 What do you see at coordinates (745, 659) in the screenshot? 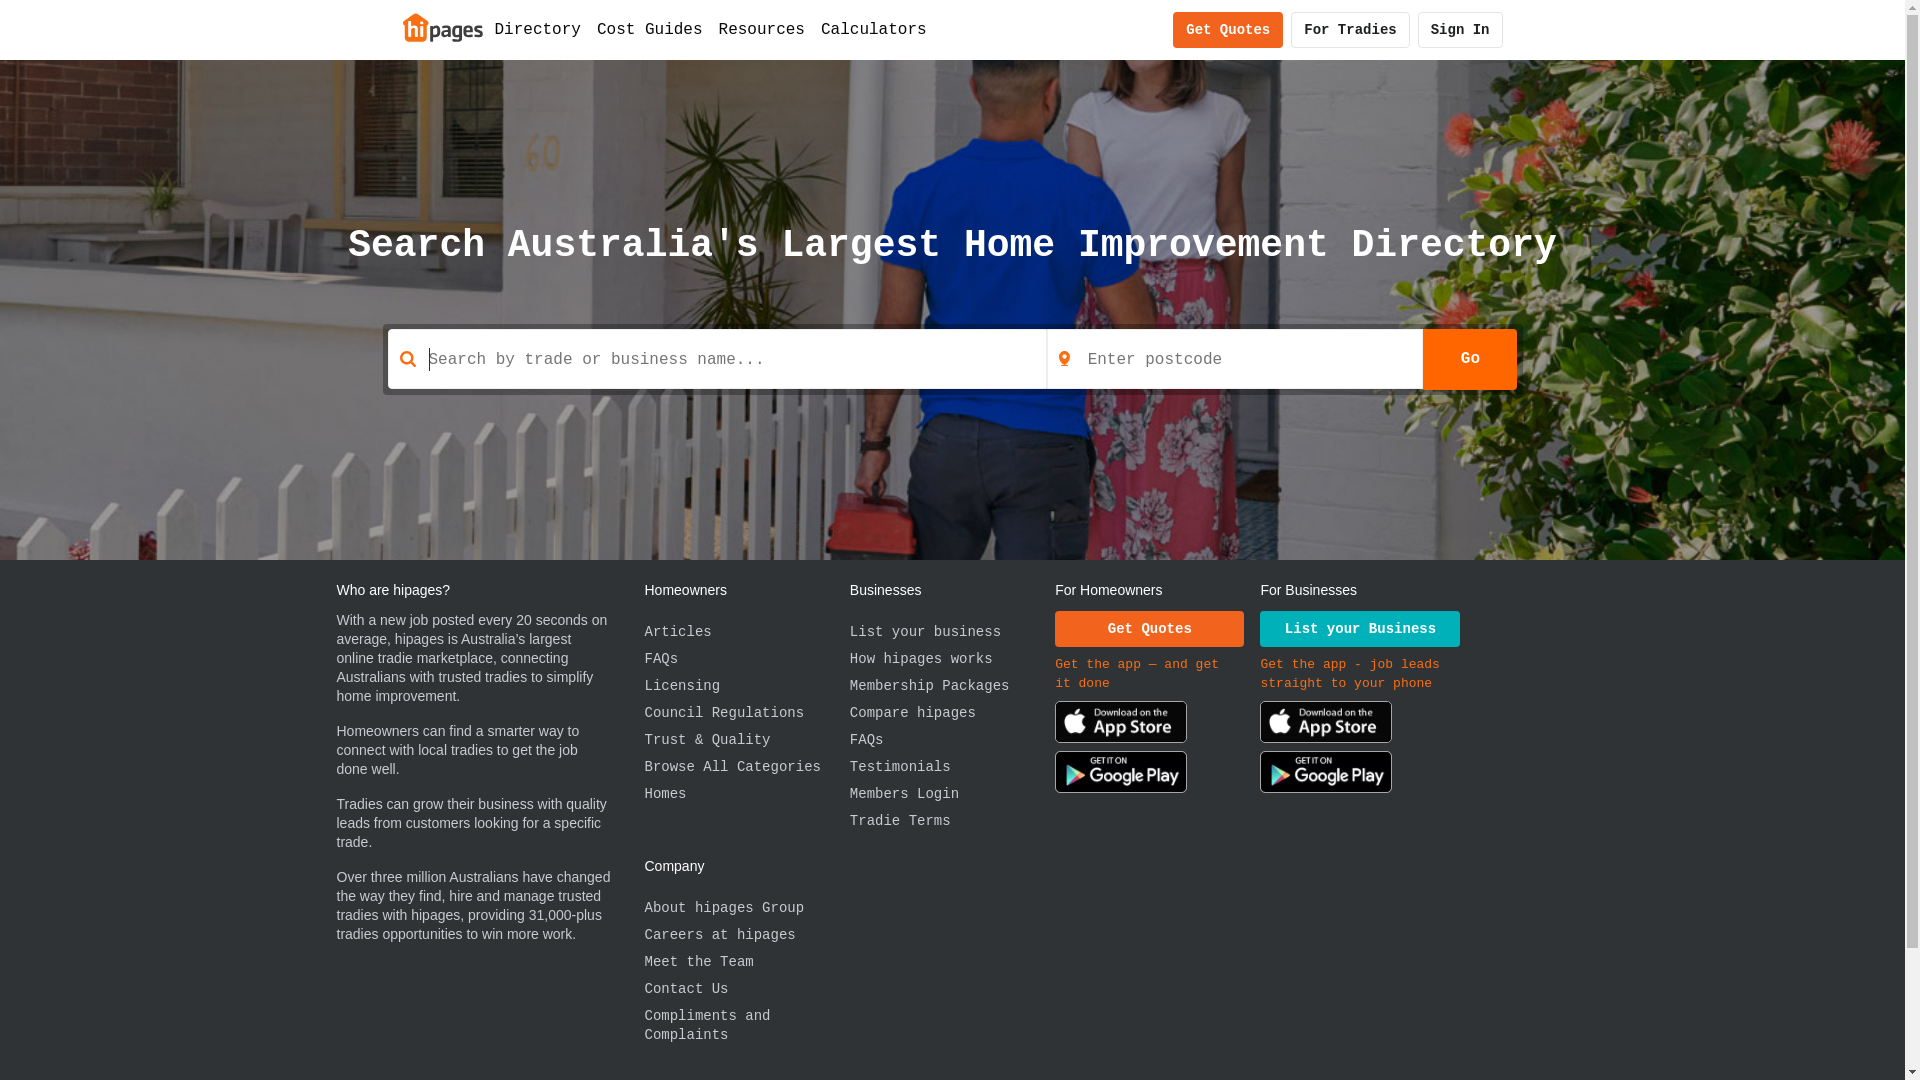
I see `'FAQs'` at bounding box center [745, 659].